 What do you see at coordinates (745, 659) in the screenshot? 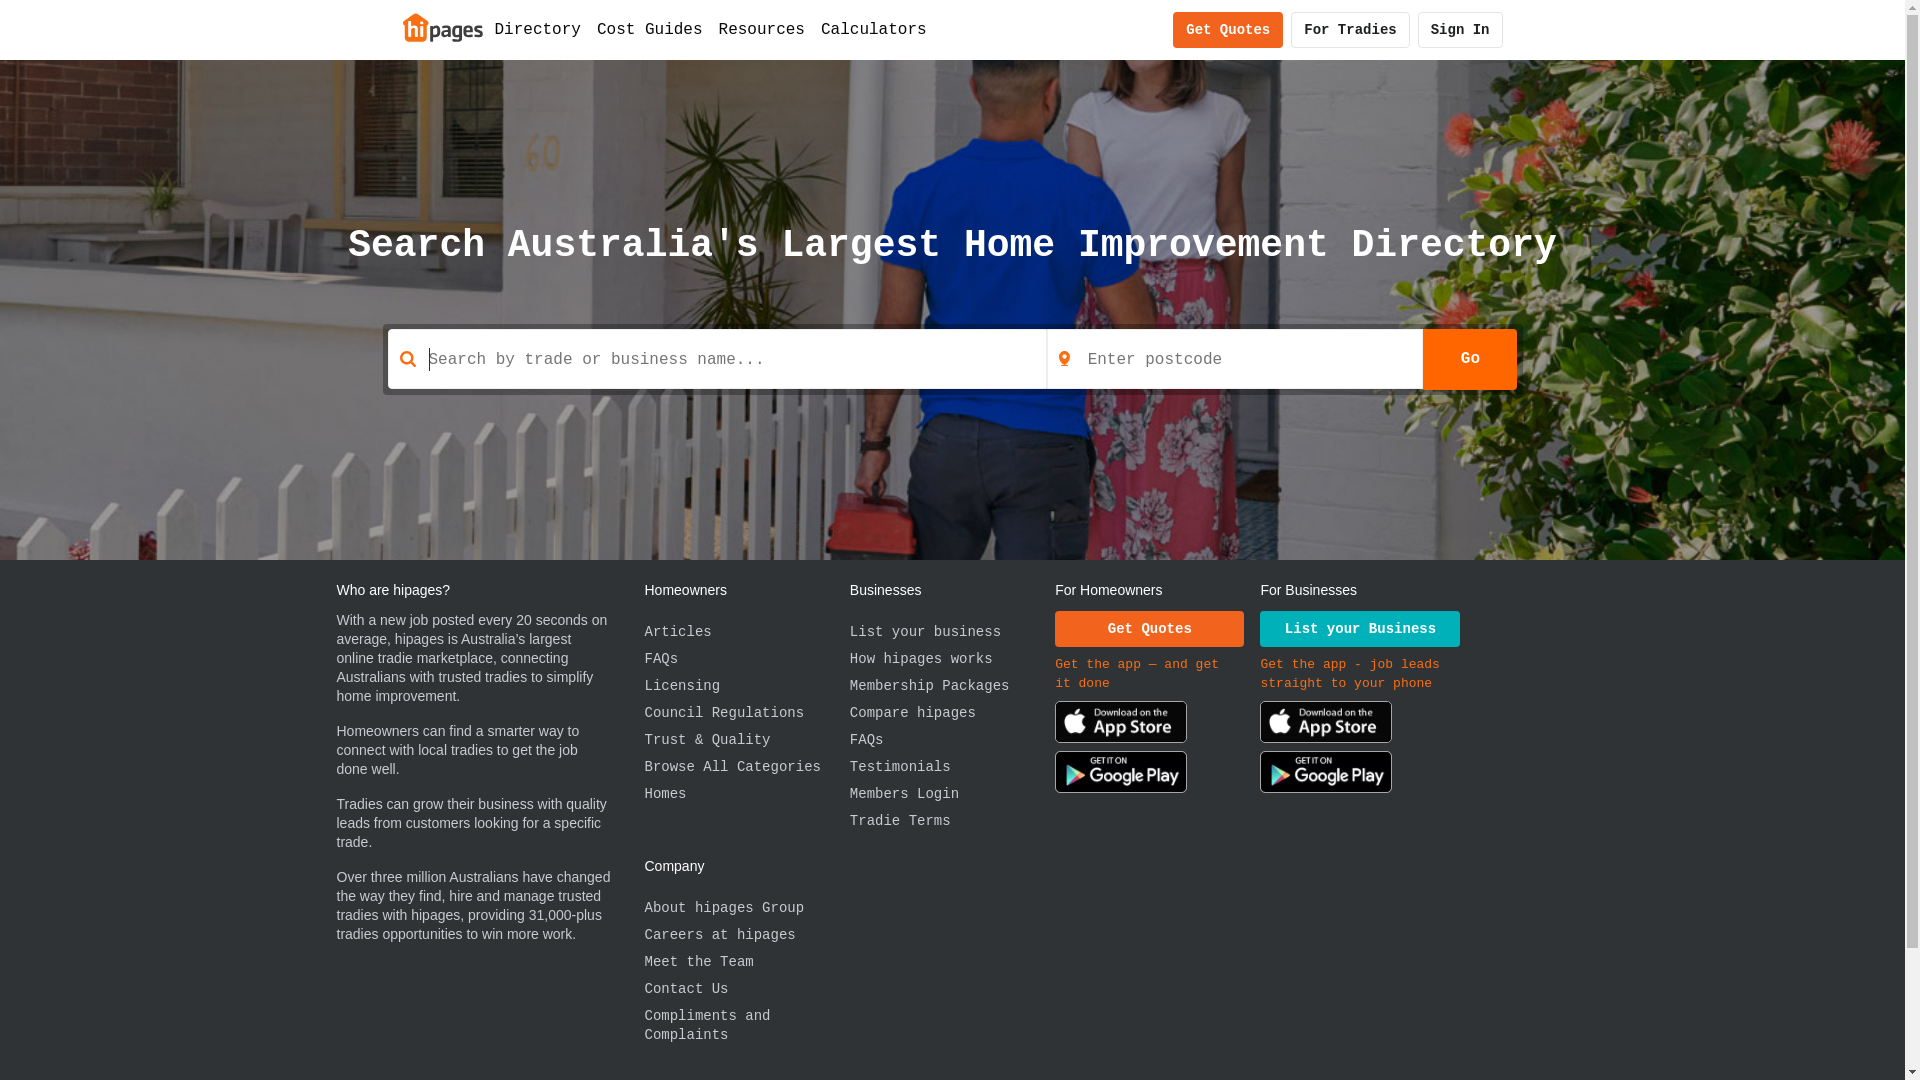
I see `'FAQs'` at bounding box center [745, 659].